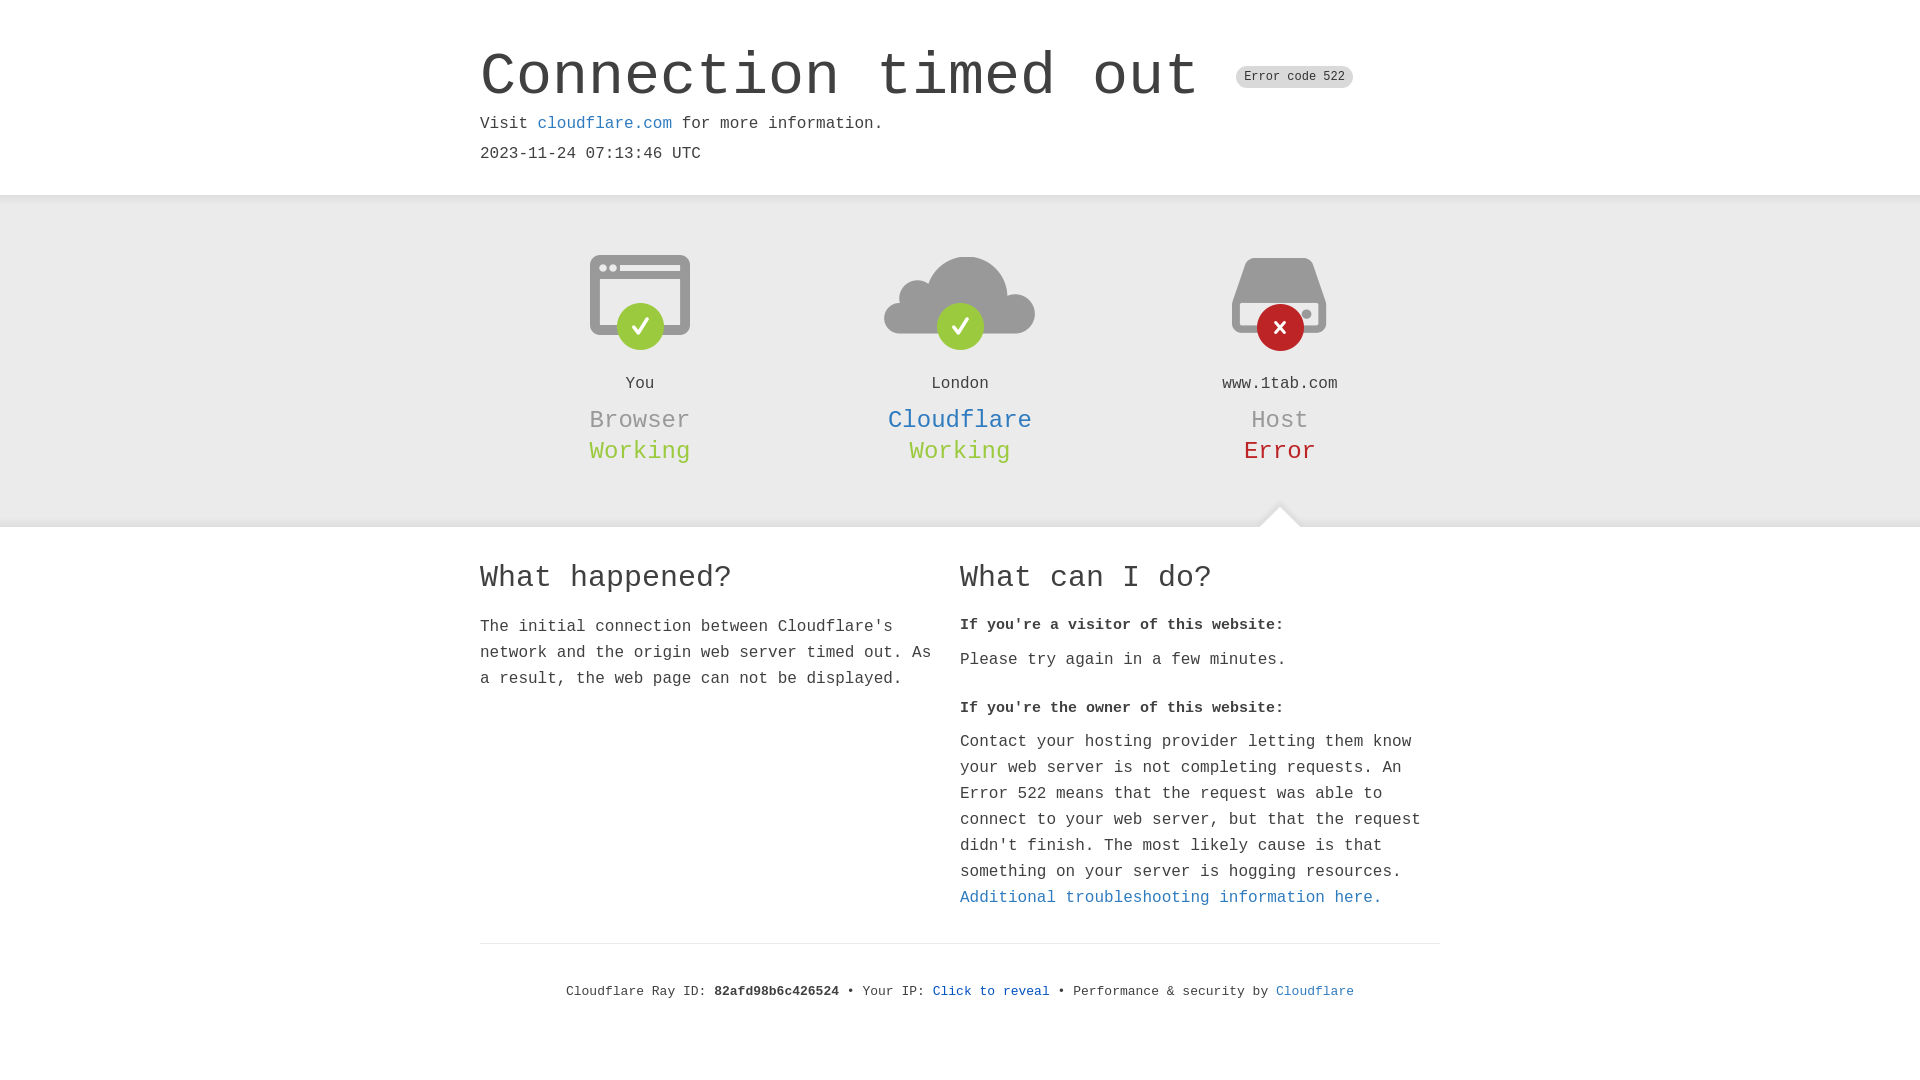 The image size is (1920, 1080). What do you see at coordinates (960, 419) in the screenshot?
I see `'Cloudflare'` at bounding box center [960, 419].